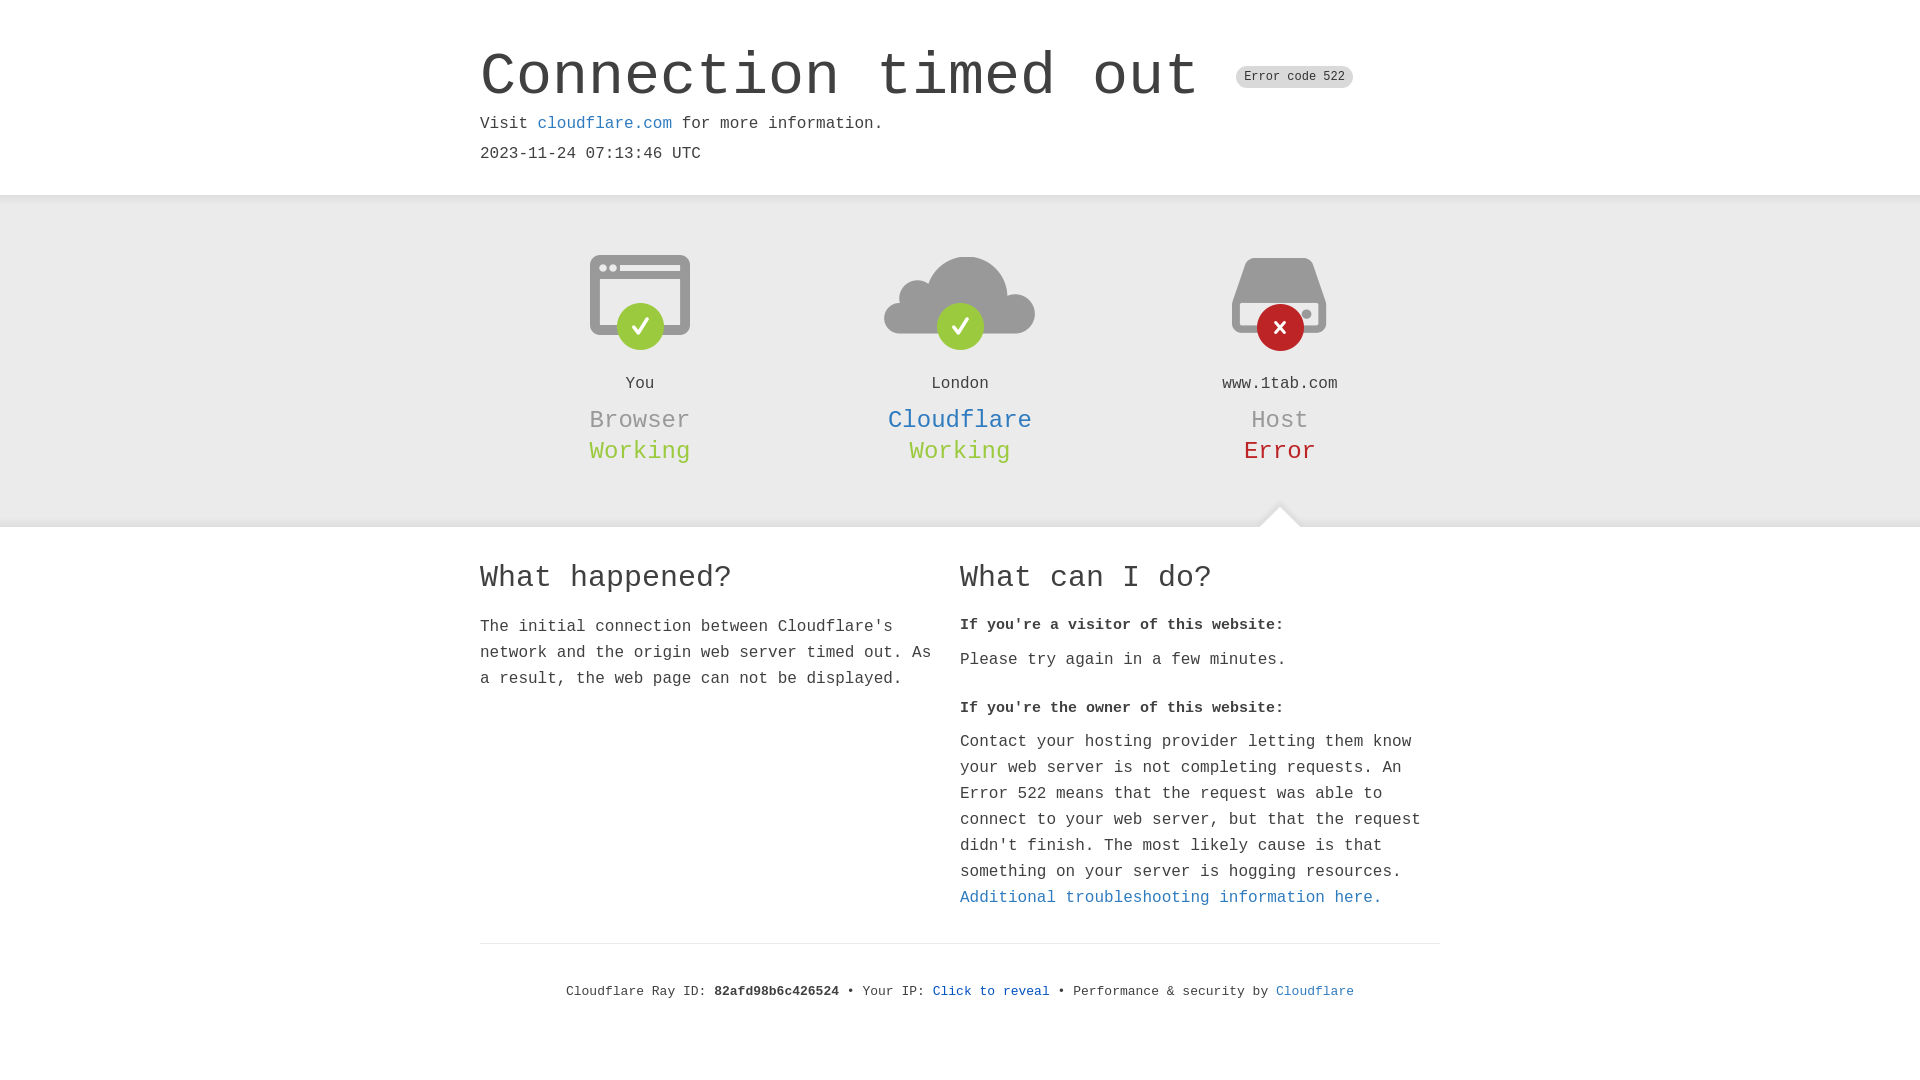 The image size is (1920, 1080). What do you see at coordinates (960, 419) in the screenshot?
I see `'Cloudflare'` at bounding box center [960, 419].